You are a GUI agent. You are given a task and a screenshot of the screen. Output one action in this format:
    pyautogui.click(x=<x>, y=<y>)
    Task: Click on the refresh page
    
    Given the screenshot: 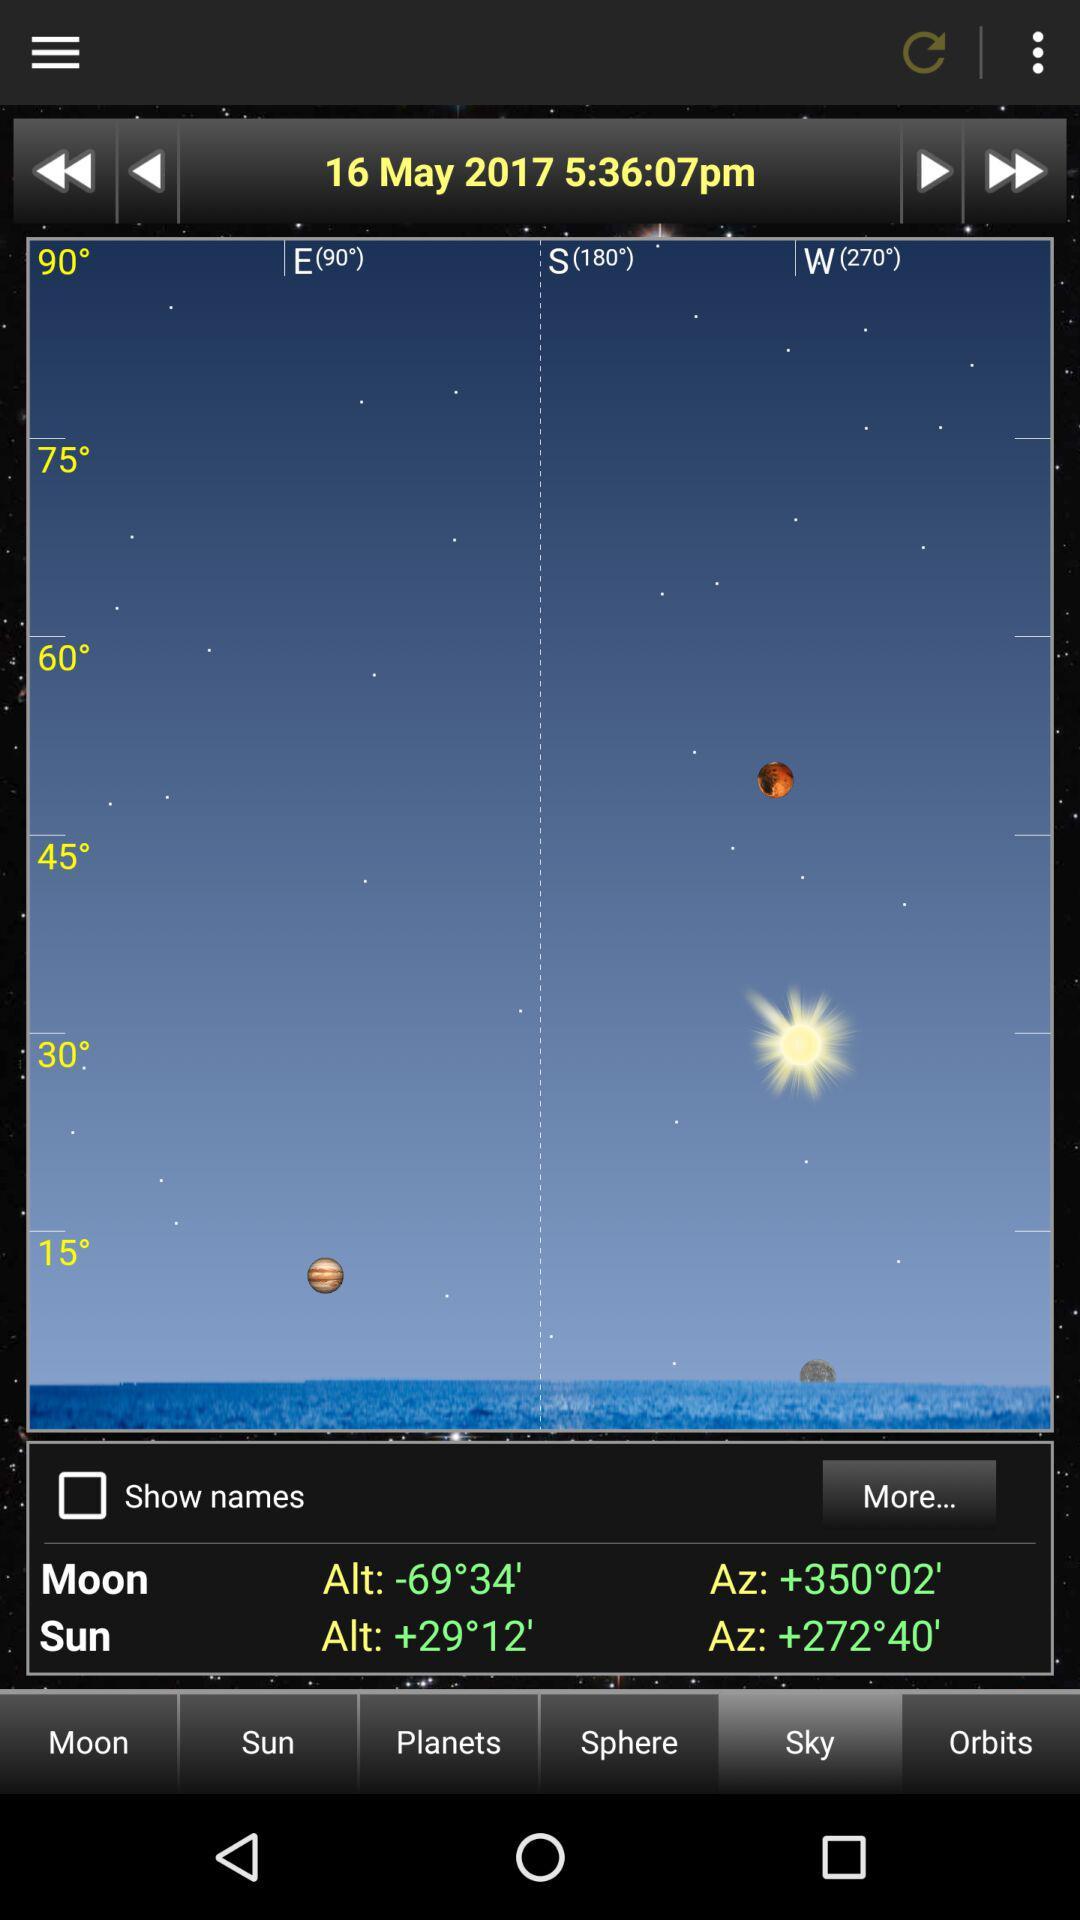 What is the action you would take?
    pyautogui.click(x=924, y=52)
    